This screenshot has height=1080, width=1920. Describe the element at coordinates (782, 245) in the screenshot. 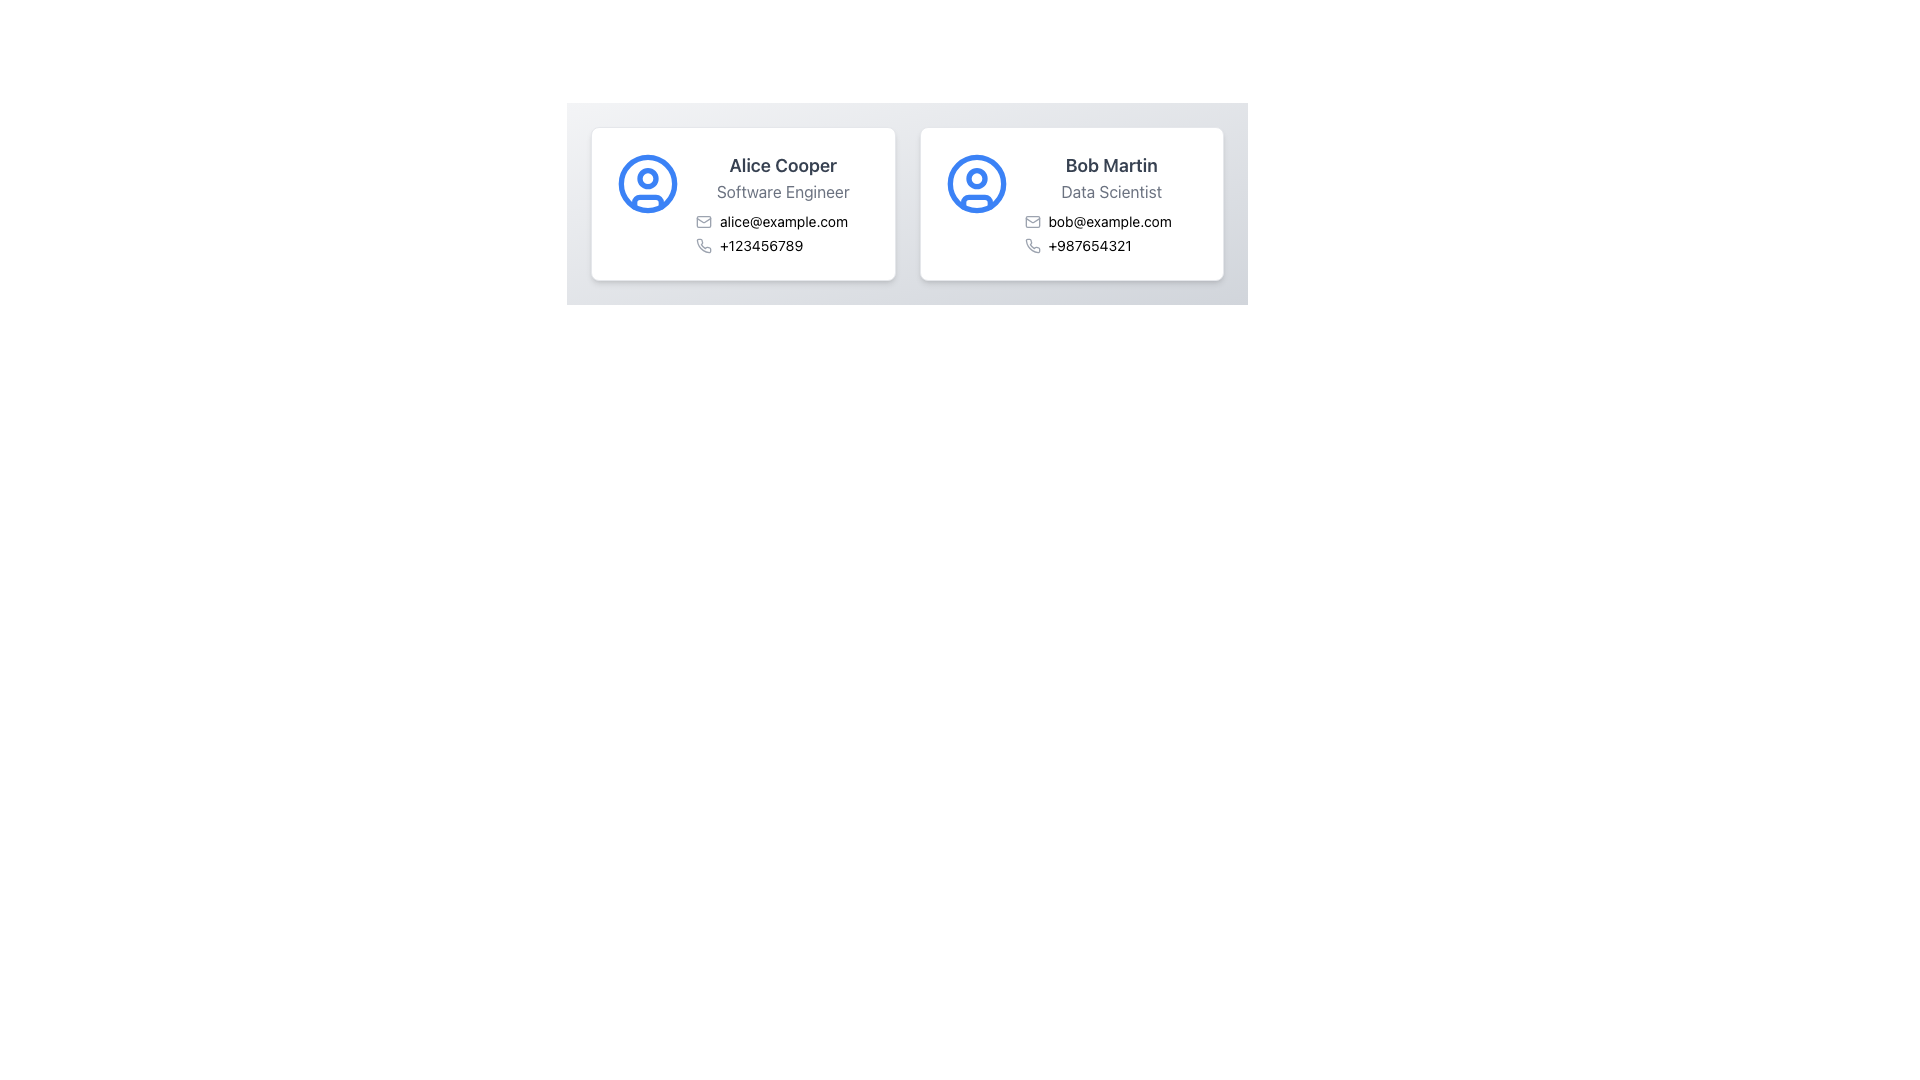

I see `the text component displaying the phone number '+123456789' located within the contact card of 'Alice Cooper', positioned below the email address 'alice@example.com'` at that location.